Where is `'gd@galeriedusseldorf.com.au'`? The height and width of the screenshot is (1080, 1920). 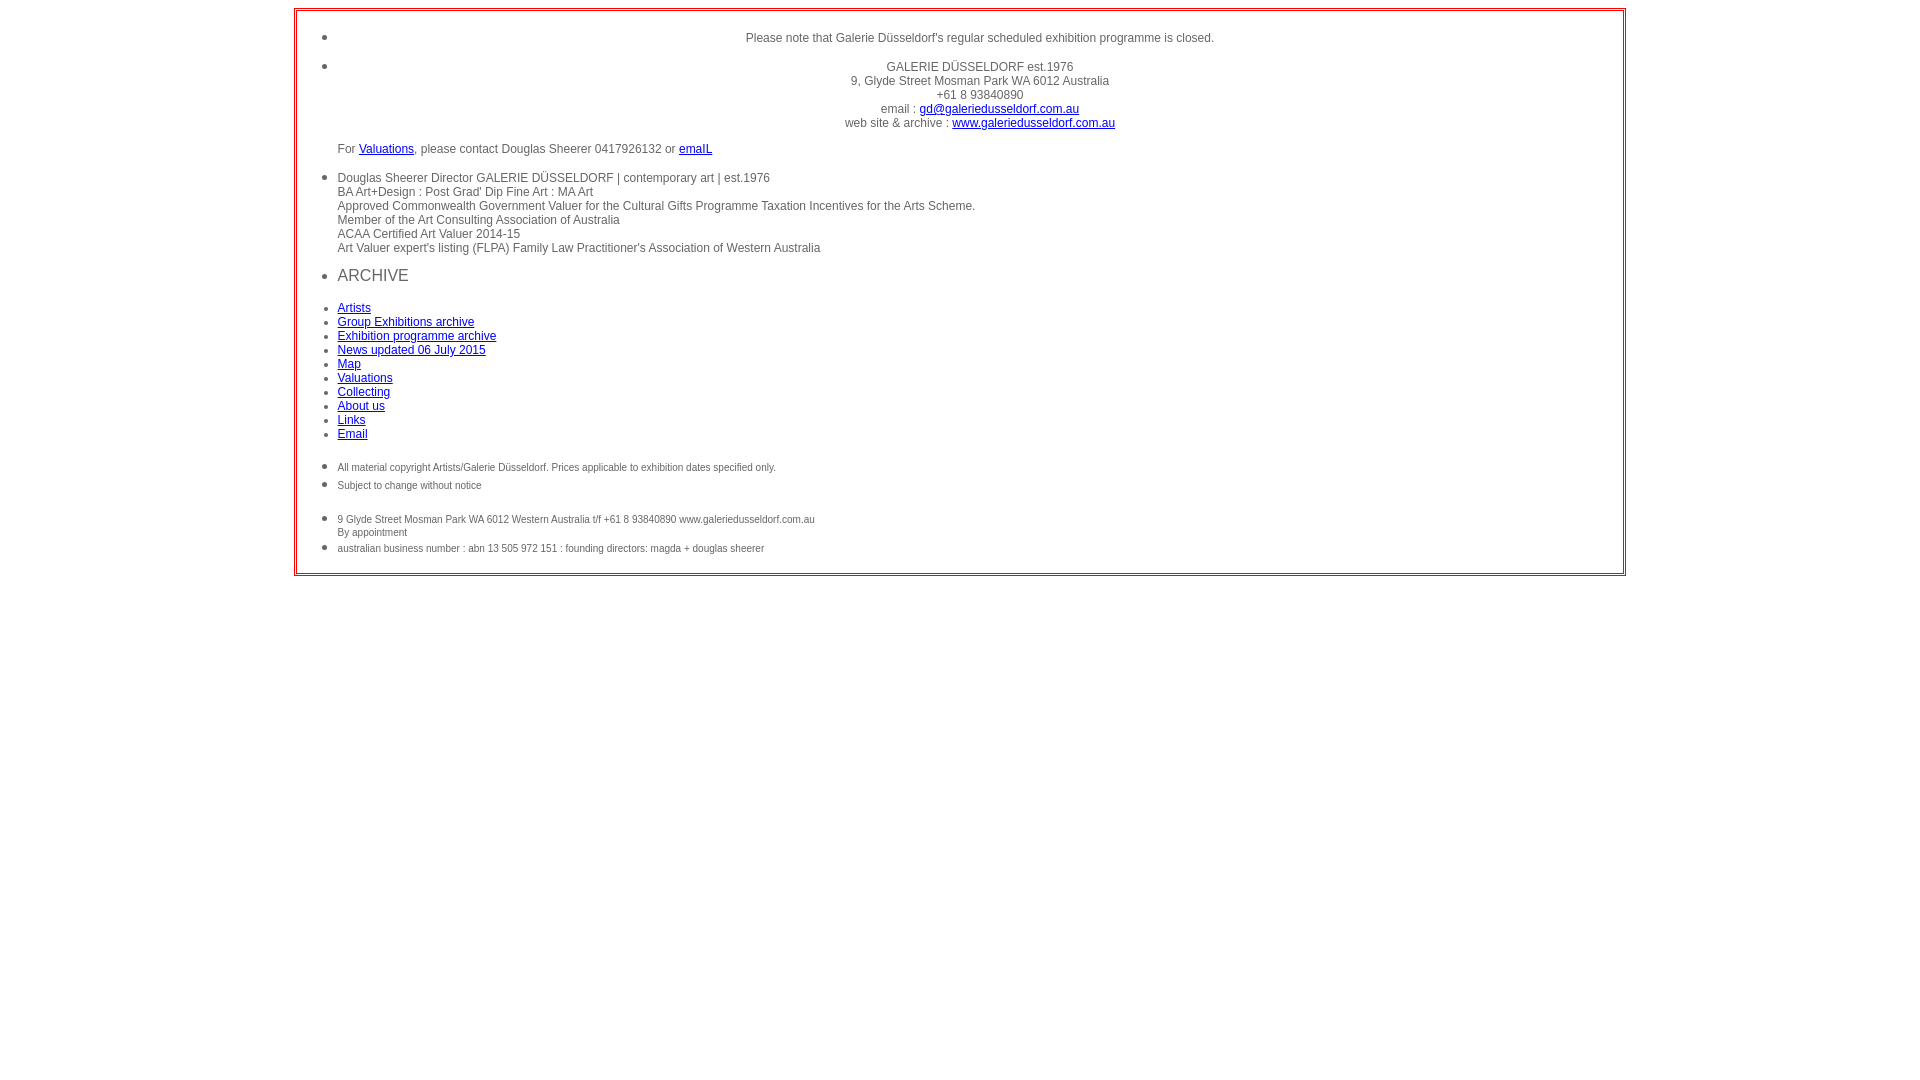
'gd@galeriedusseldorf.com.au' is located at coordinates (919, 108).